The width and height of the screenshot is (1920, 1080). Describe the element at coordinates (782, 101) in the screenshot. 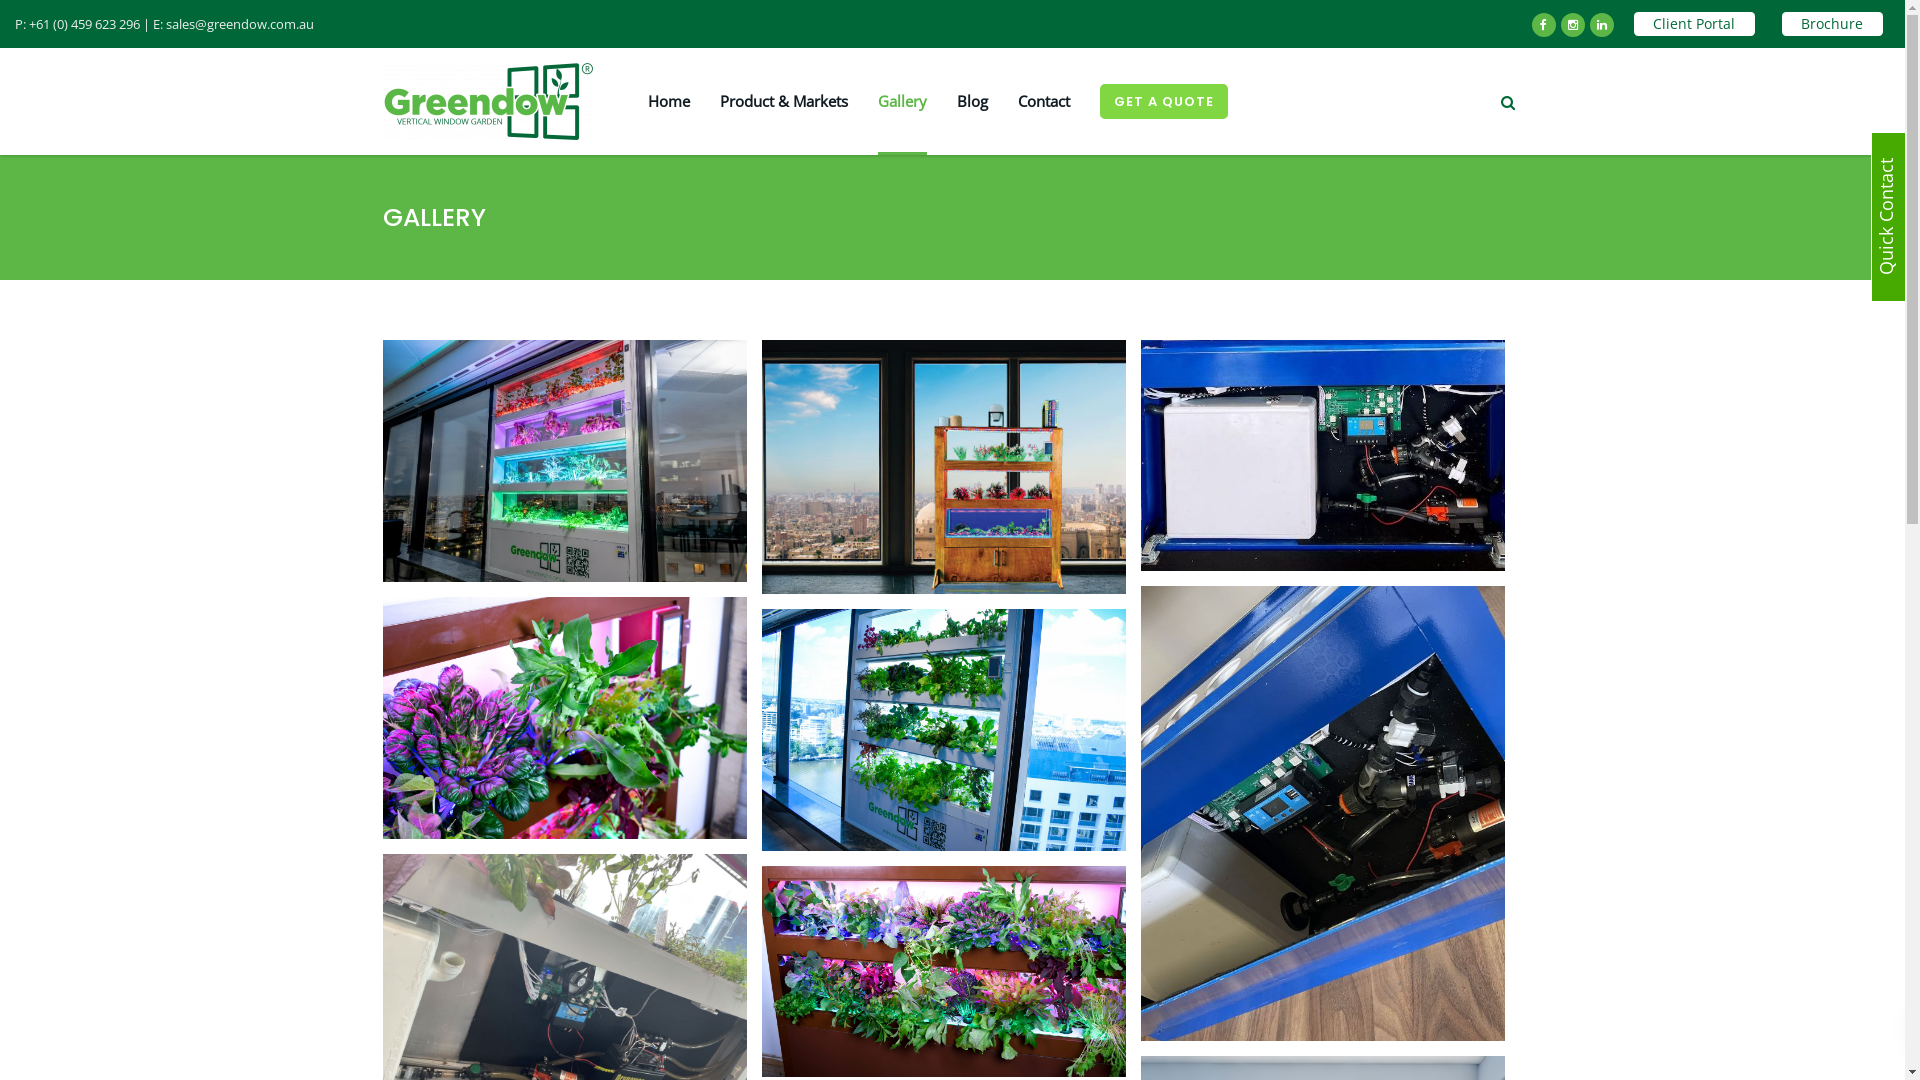

I see `'Product & Markets'` at that location.